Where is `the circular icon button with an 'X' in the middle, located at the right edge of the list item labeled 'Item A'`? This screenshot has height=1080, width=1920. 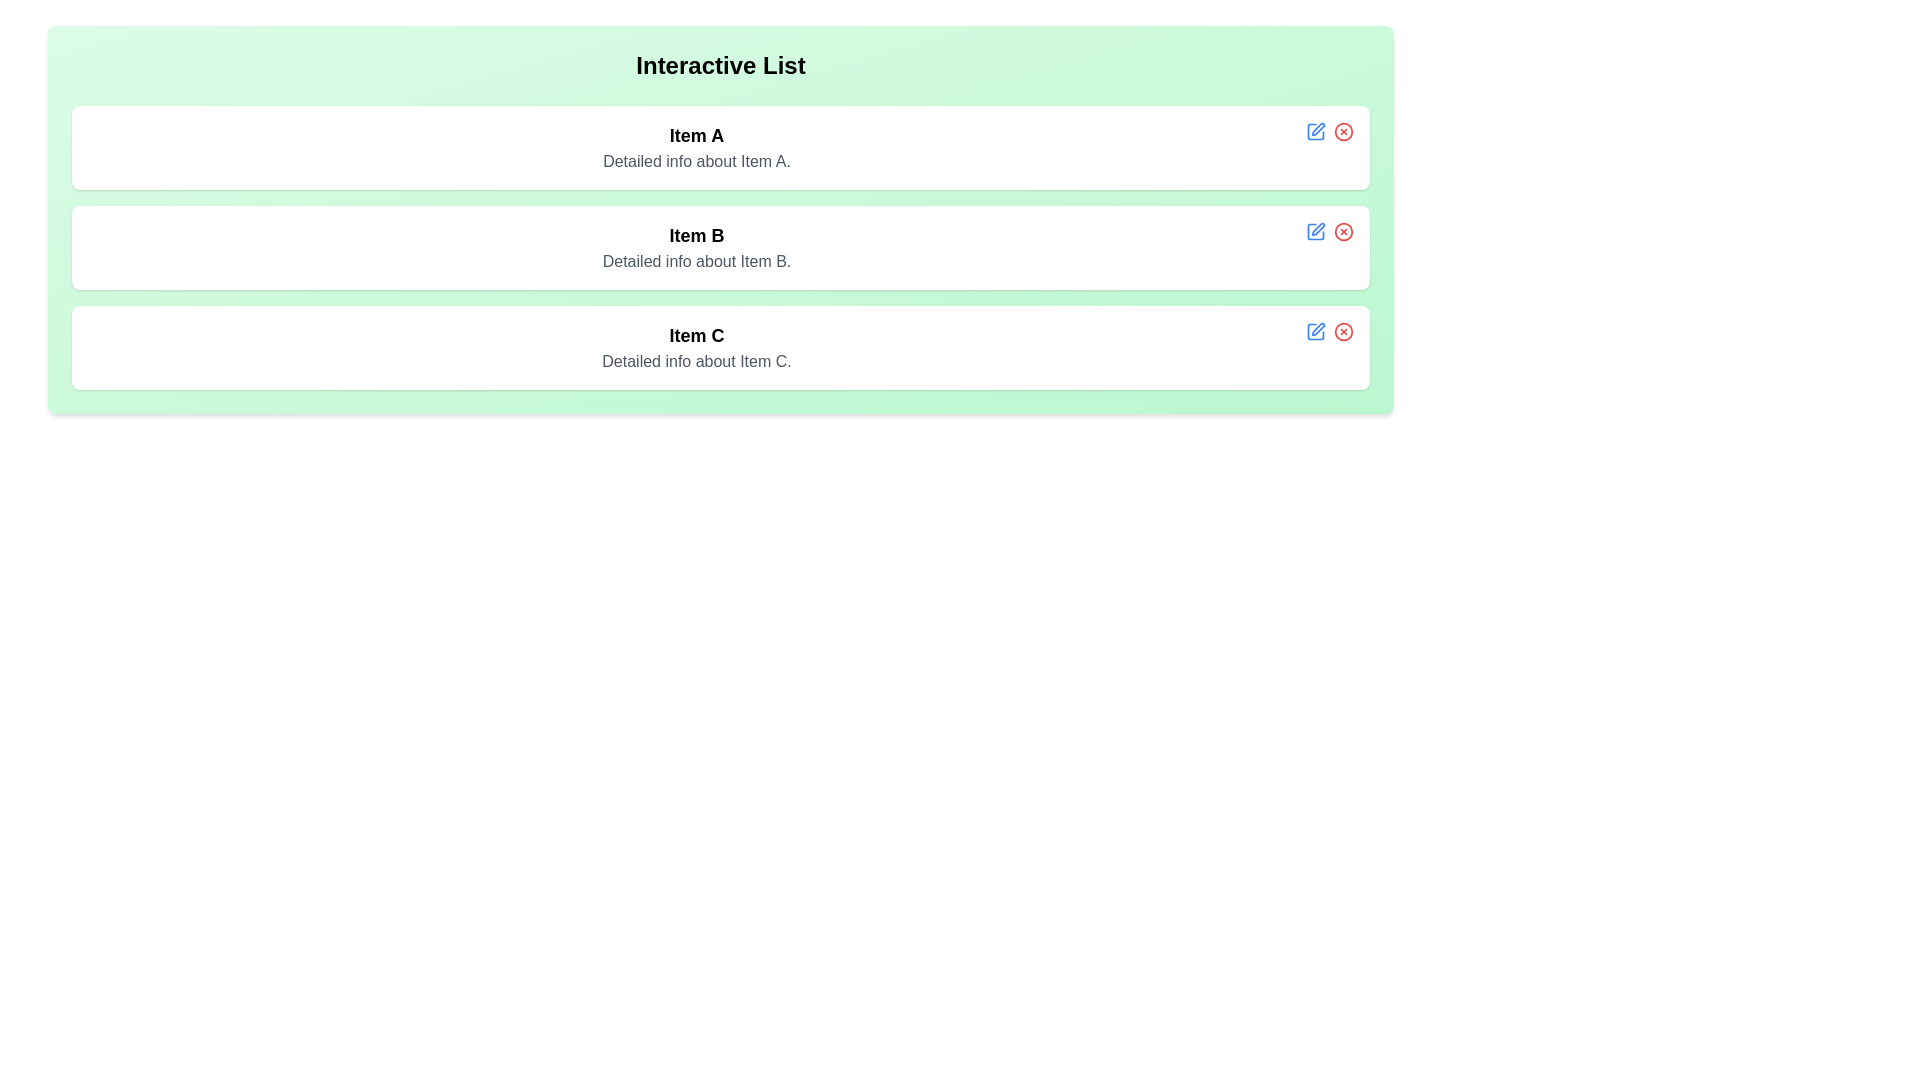
the circular icon button with an 'X' in the middle, located at the right edge of the list item labeled 'Item A' is located at coordinates (1344, 131).